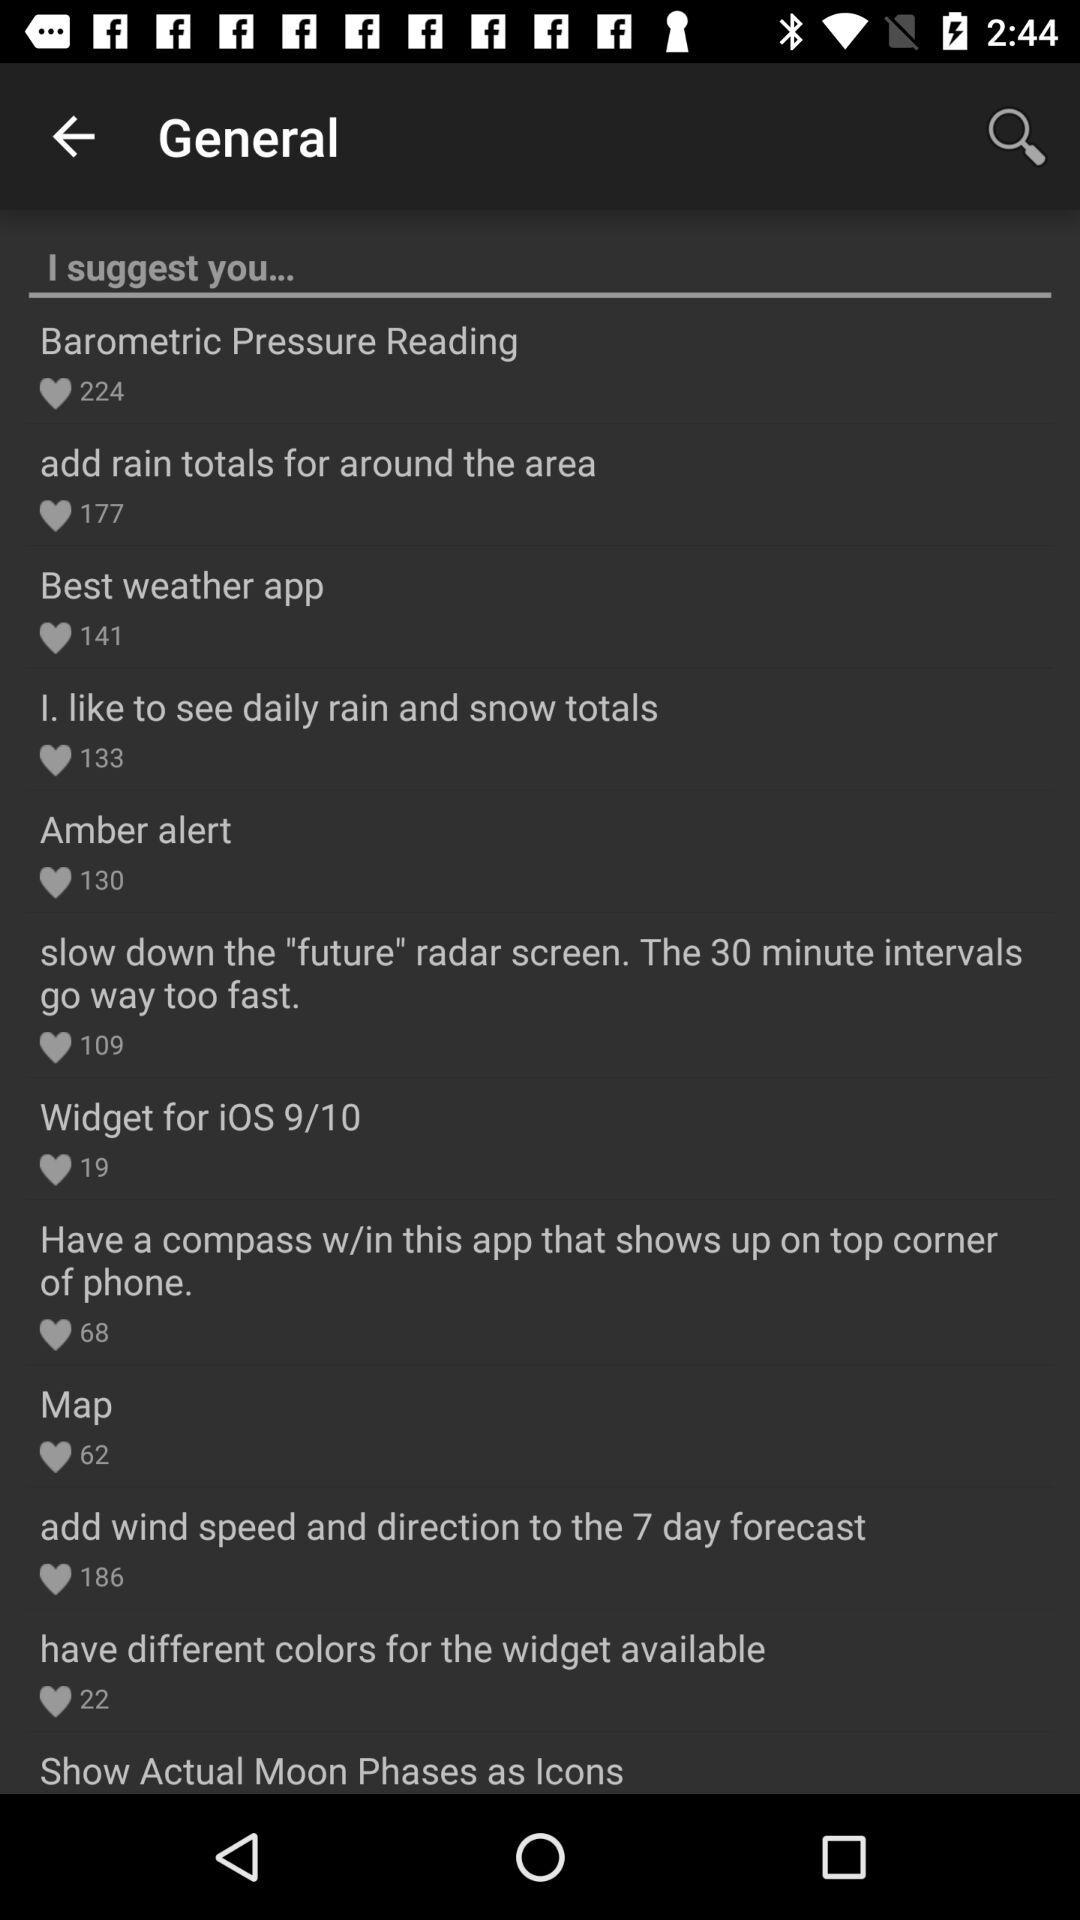 Image resolution: width=1080 pixels, height=1920 pixels. Describe the element at coordinates (72, 135) in the screenshot. I see `the item to the left of general icon` at that location.